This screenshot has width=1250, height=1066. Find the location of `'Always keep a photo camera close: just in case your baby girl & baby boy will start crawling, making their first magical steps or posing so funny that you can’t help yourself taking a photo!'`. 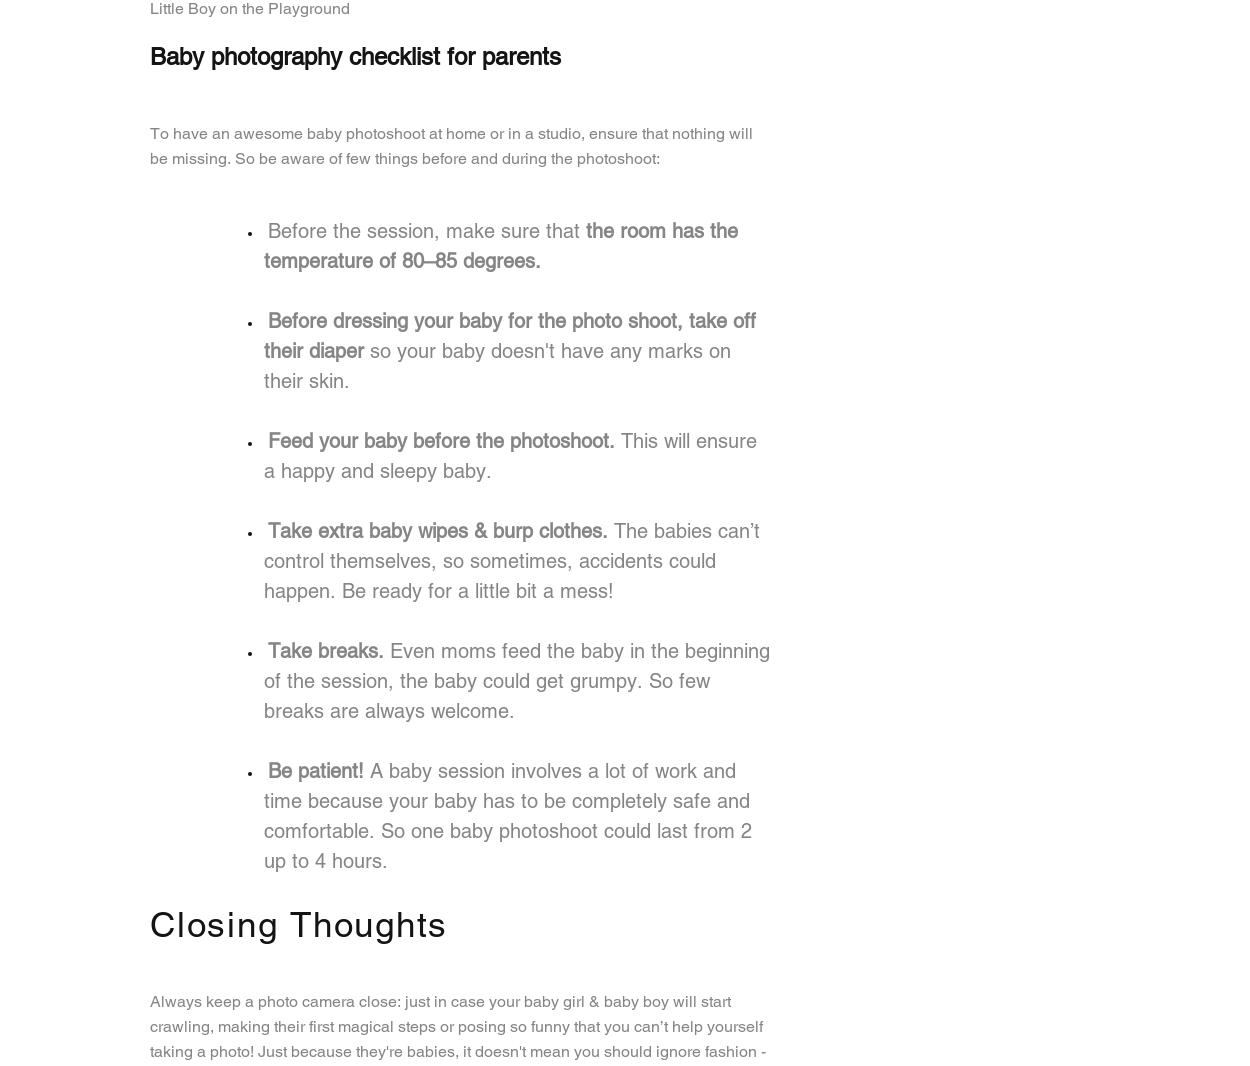

'Always keep a photo camera close: just in case your baby girl & baby boy will start crawling, making their first magical steps or posing so funny that you can’t help yourself taking a photo!' is located at coordinates (455, 1025).